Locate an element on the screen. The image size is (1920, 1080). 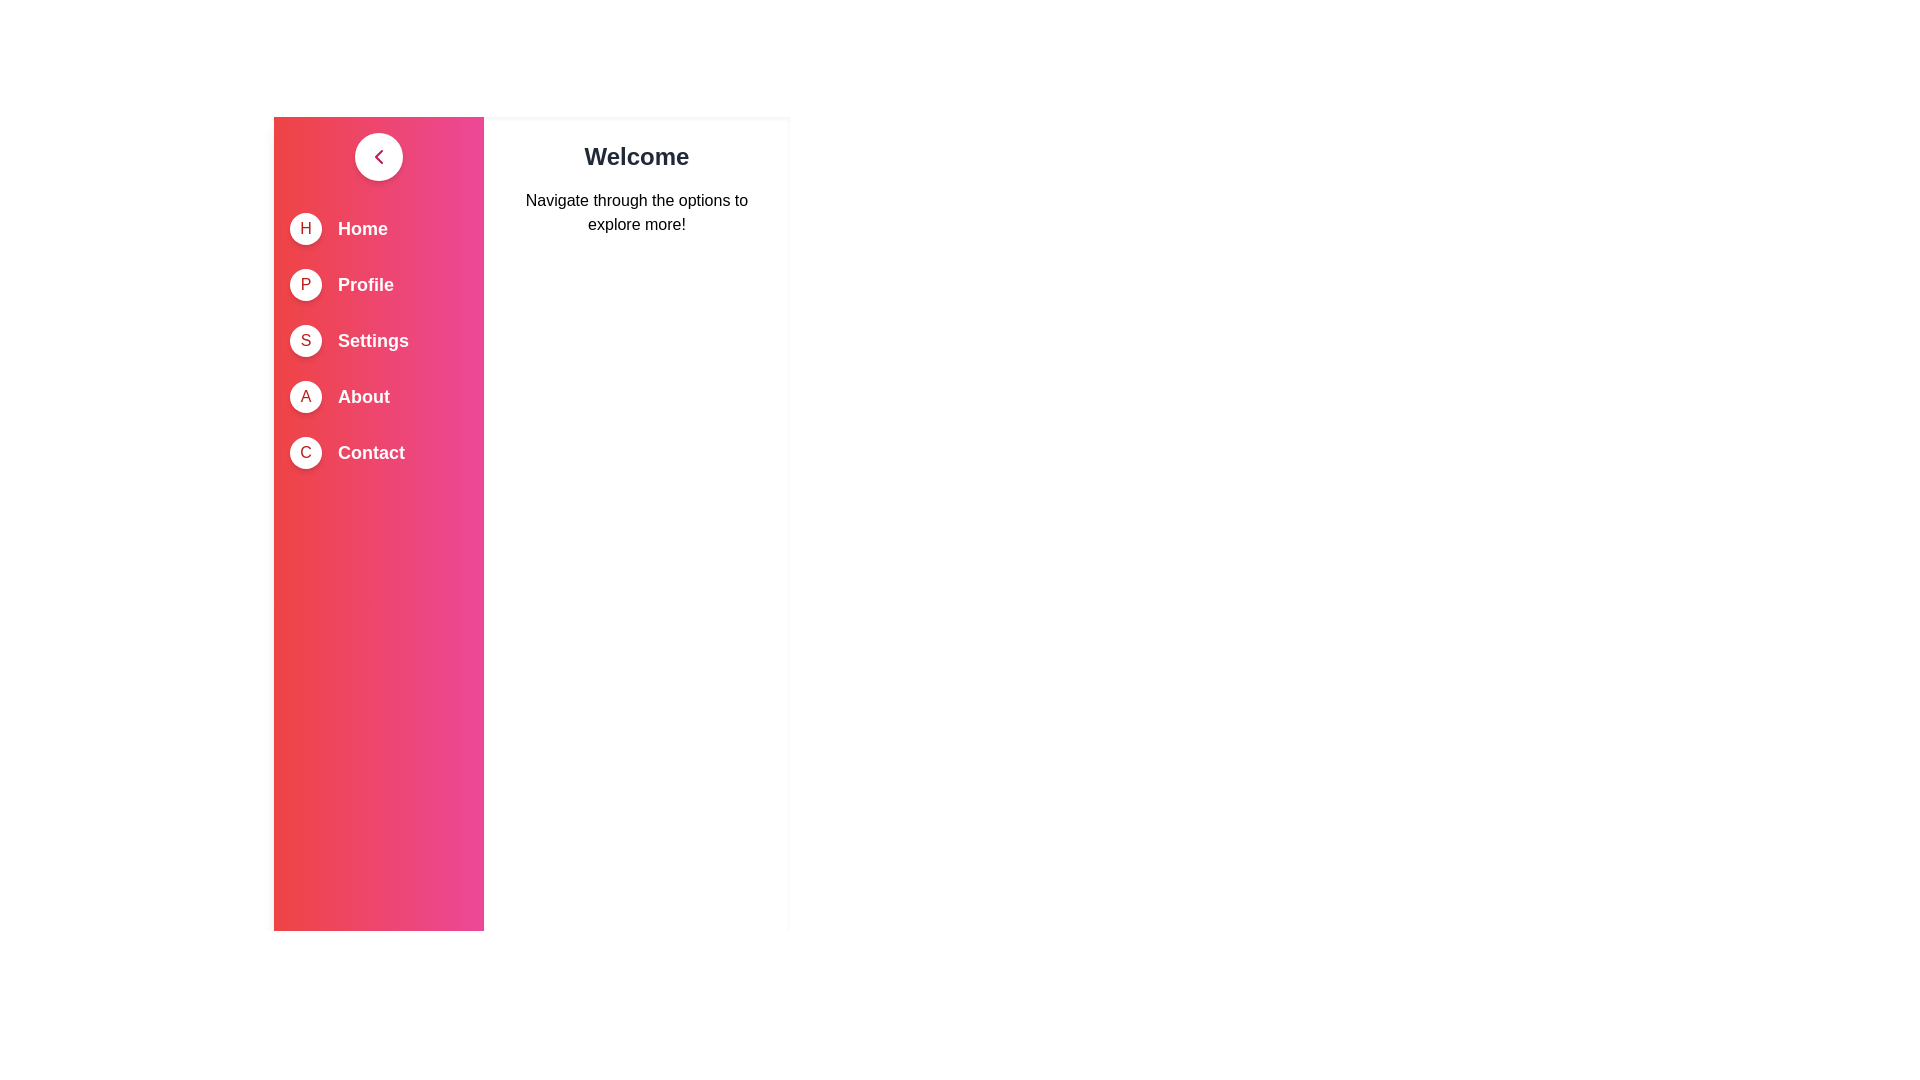
the circle icon corresponding to About is located at coordinates (305, 397).